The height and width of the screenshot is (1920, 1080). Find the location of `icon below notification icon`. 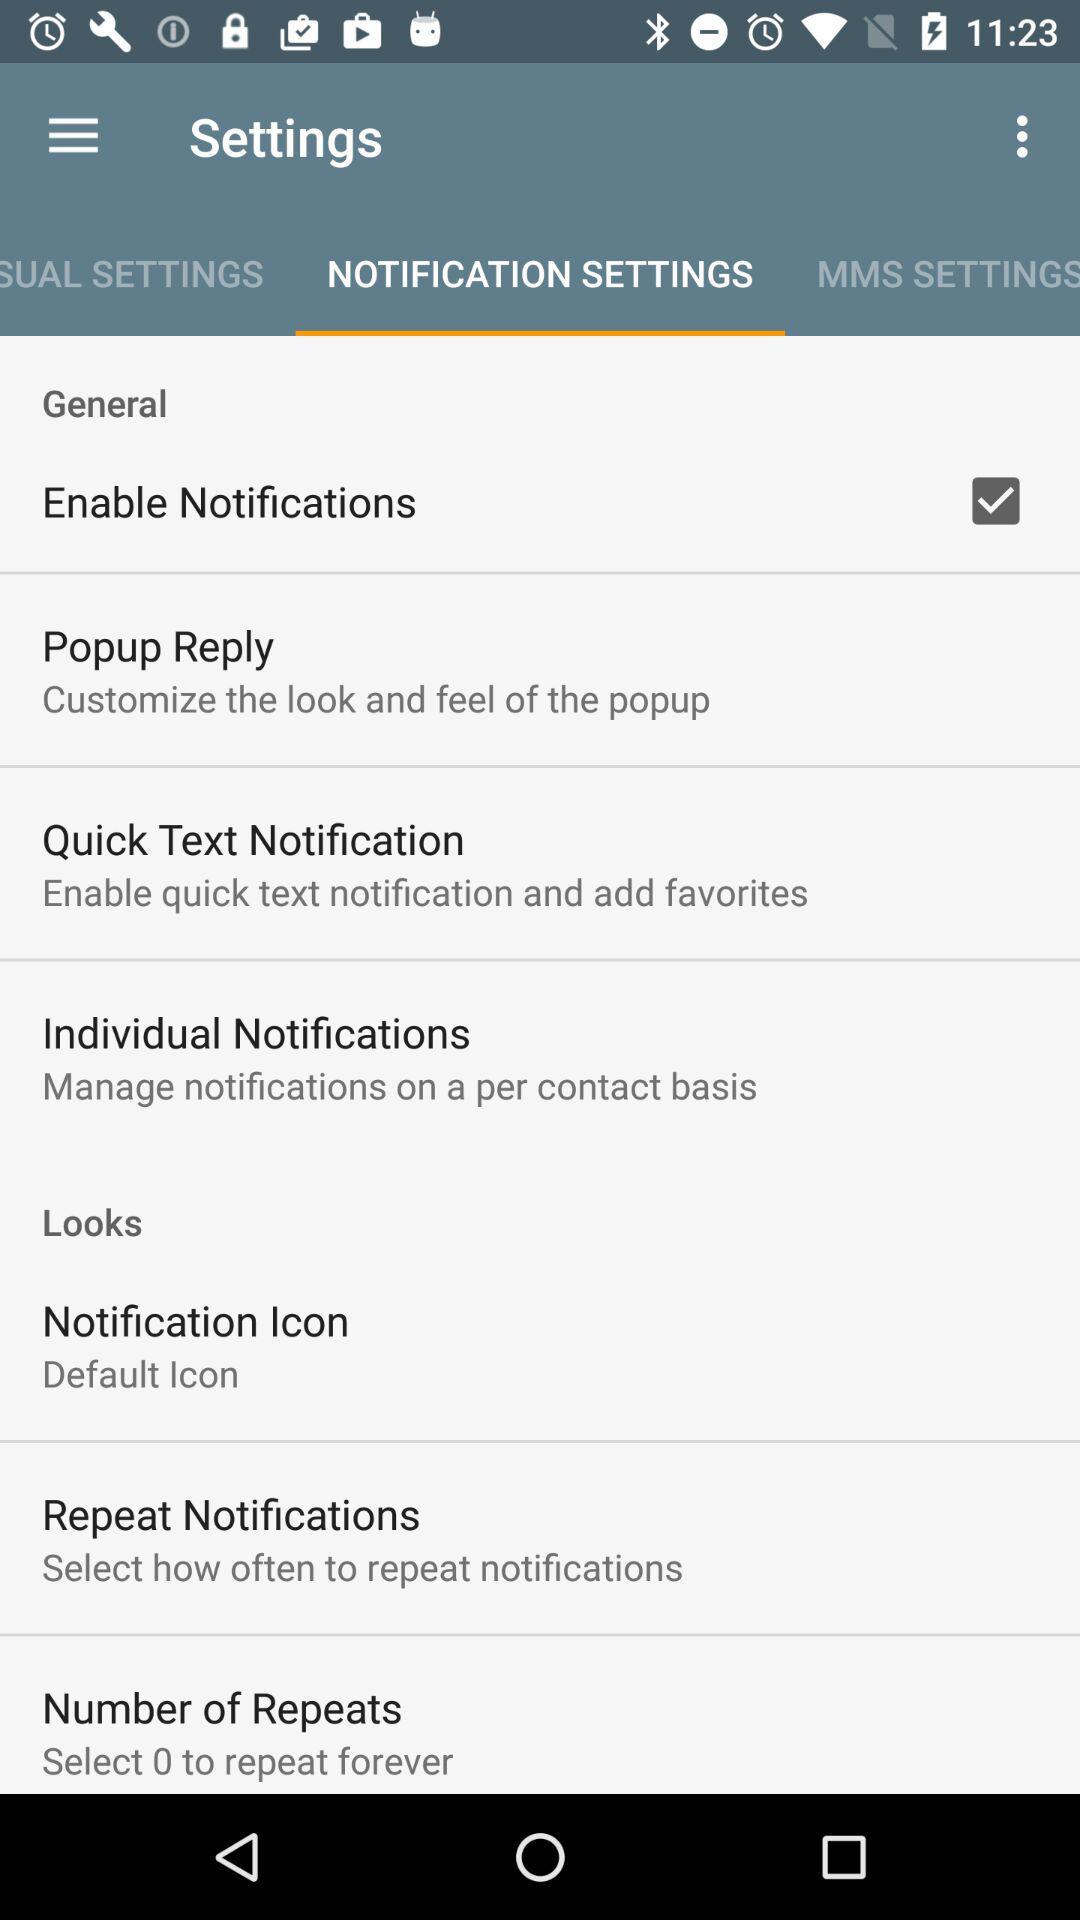

icon below notification icon is located at coordinates (139, 1372).